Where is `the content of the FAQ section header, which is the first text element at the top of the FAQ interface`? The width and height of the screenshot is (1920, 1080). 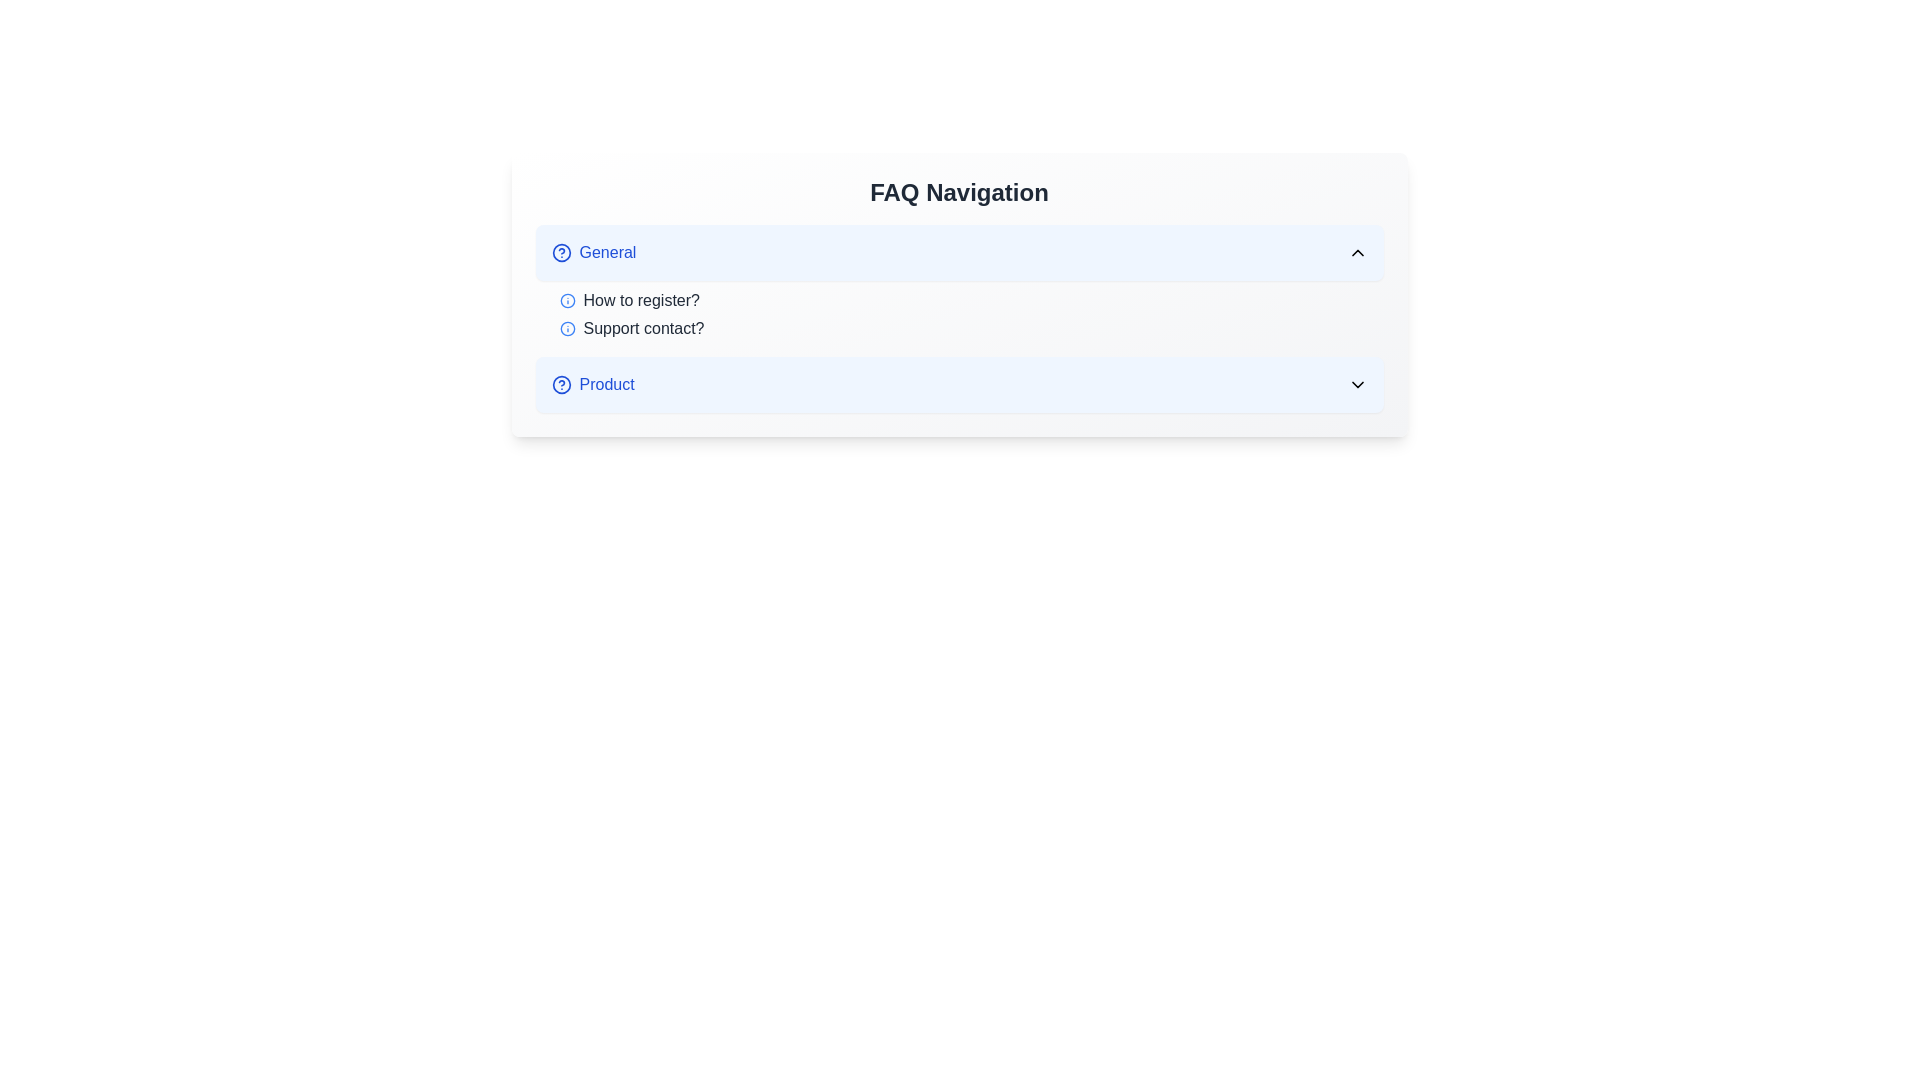 the content of the FAQ section header, which is the first text element at the top of the FAQ interface is located at coordinates (958, 192).